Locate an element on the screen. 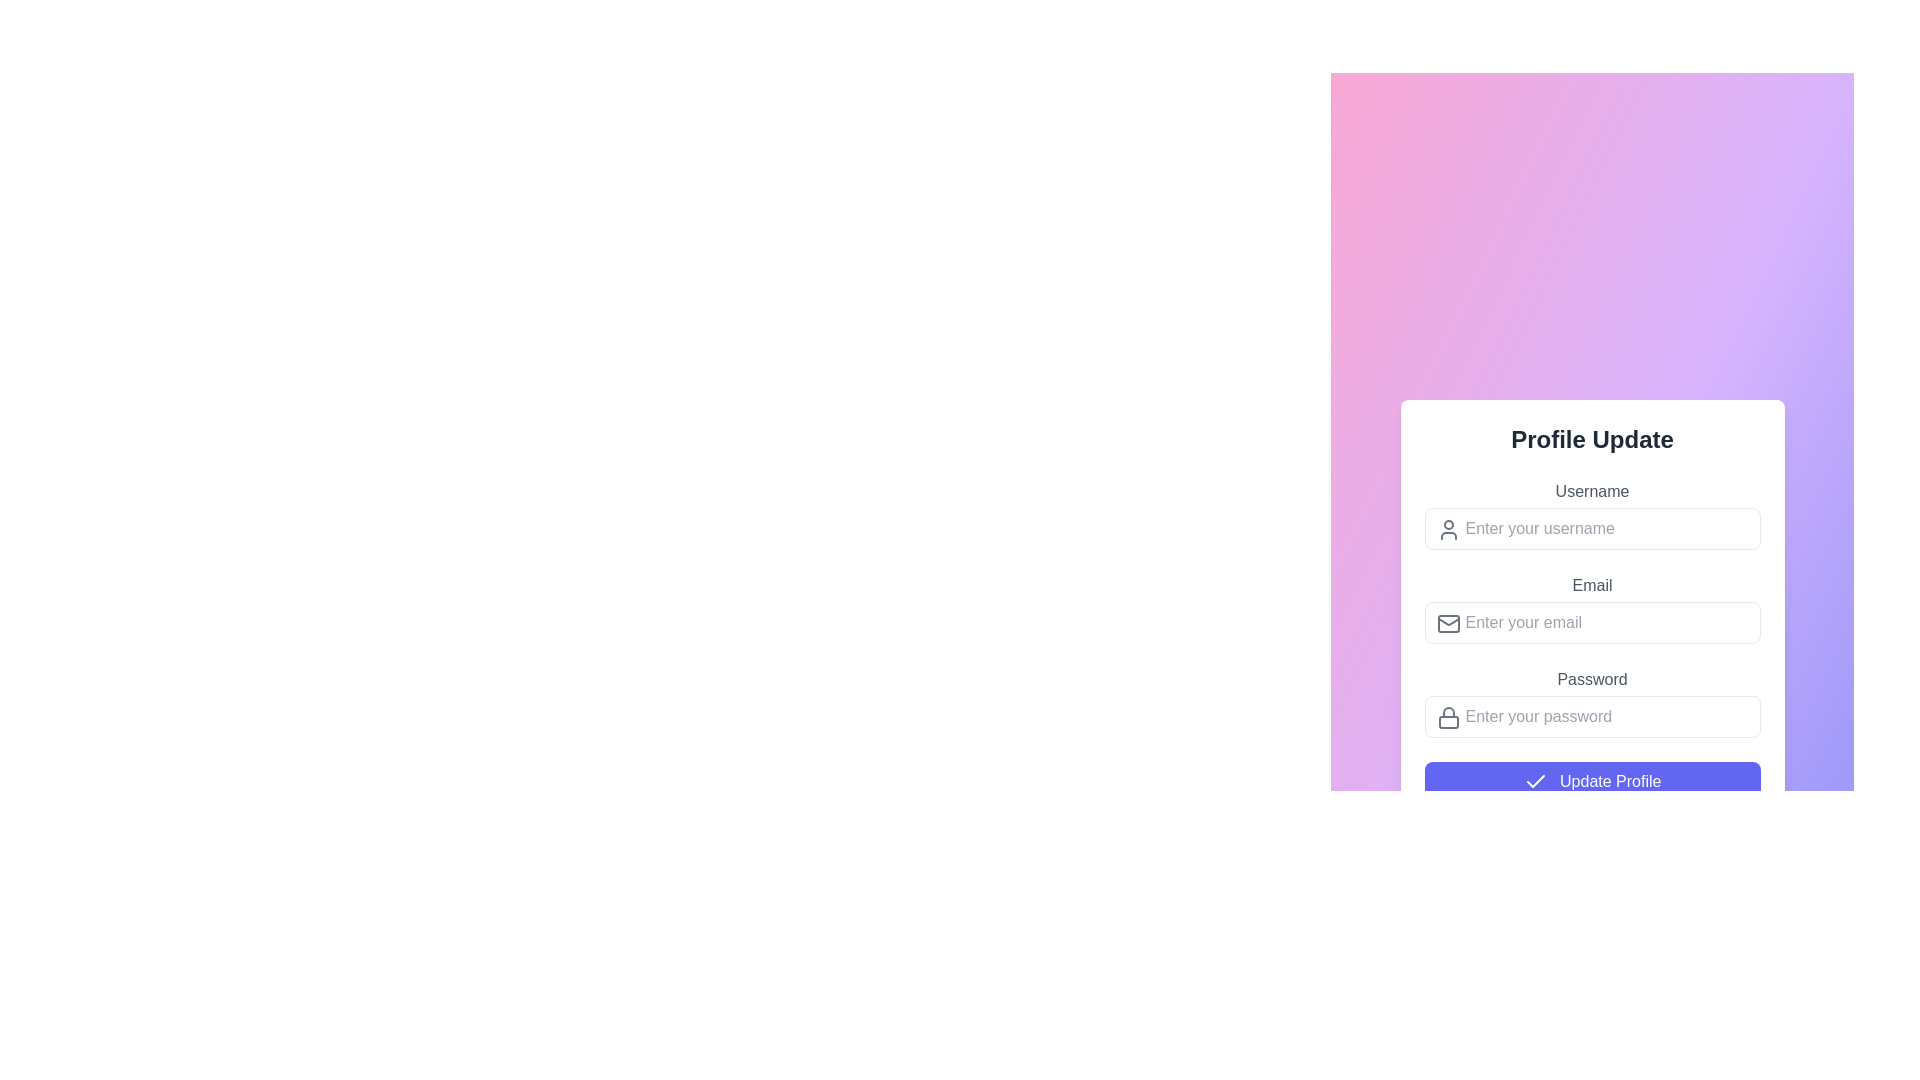  the user icon located in the top-left part of the username input field, which is outlined with a circular head and a simplified body shape in gray color is located at coordinates (1448, 528).